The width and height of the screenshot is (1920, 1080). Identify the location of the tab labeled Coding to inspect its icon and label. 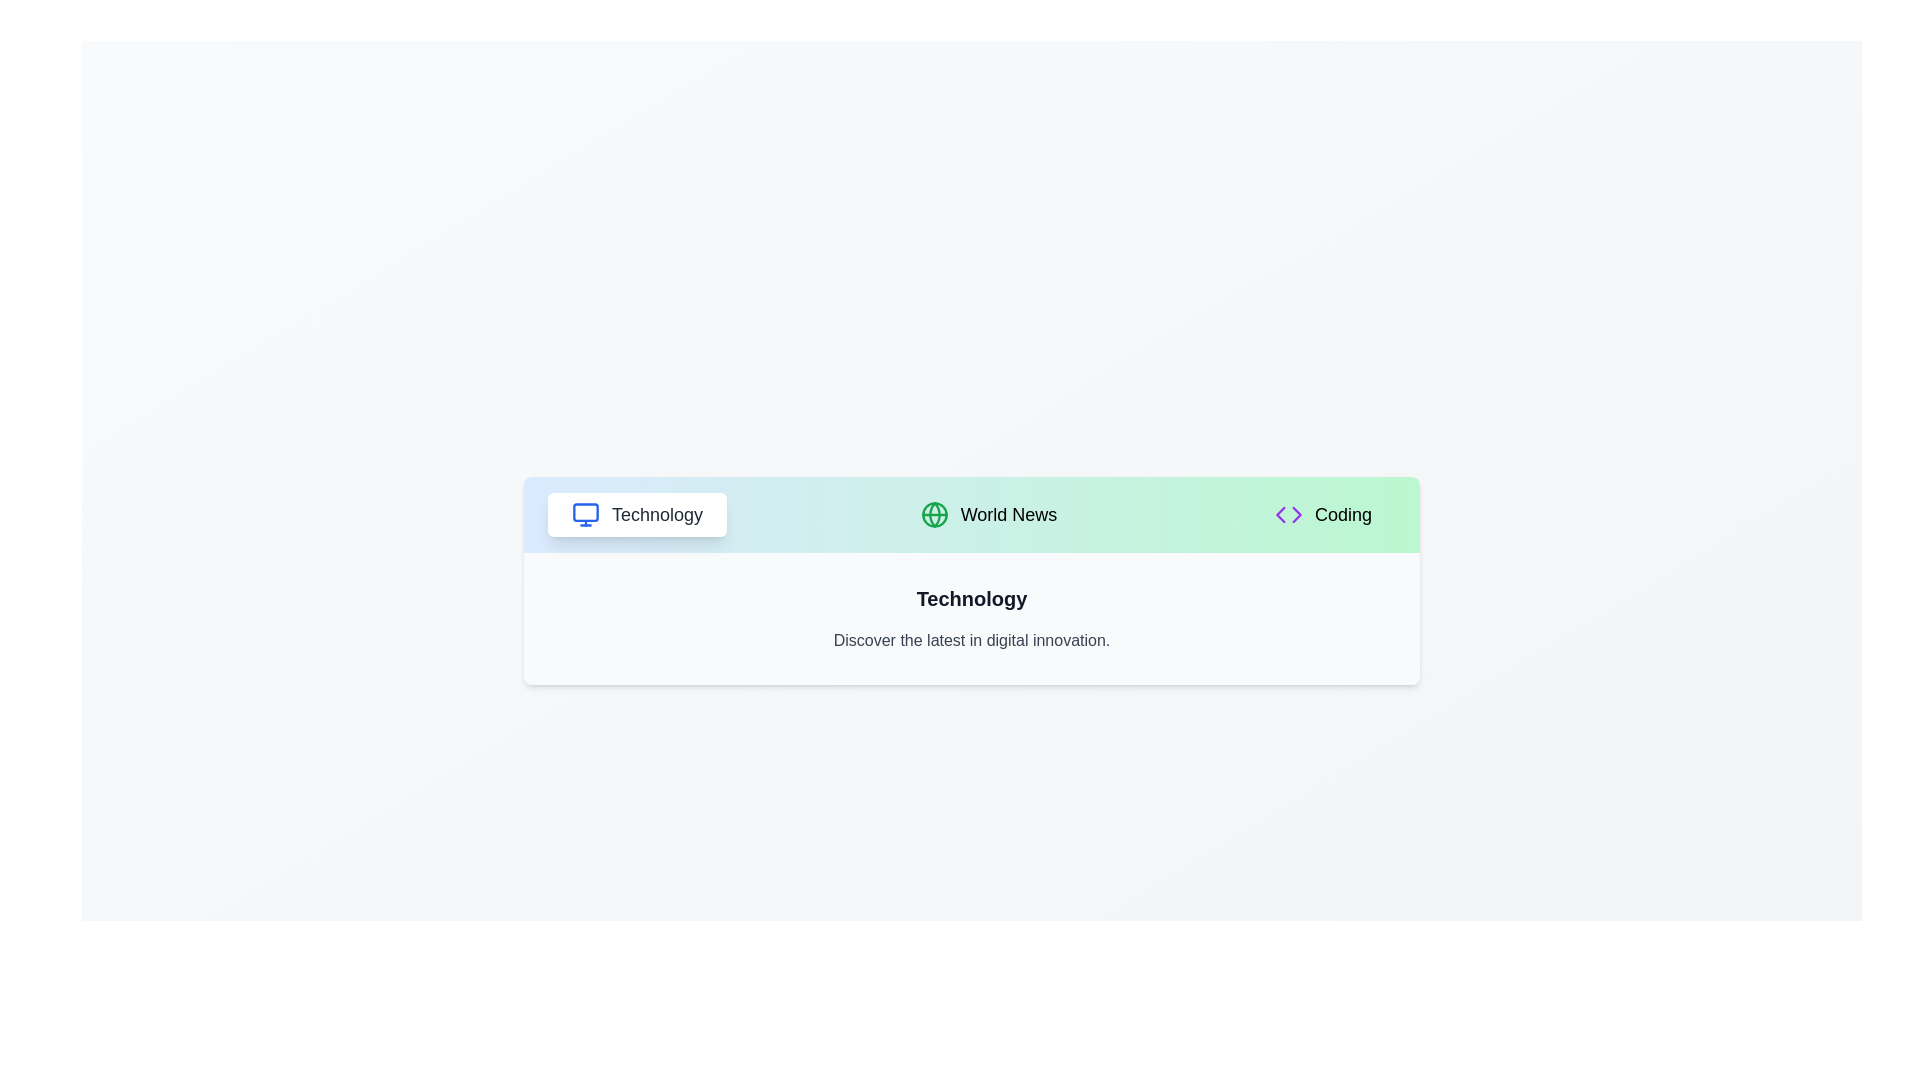
(1323, 514).